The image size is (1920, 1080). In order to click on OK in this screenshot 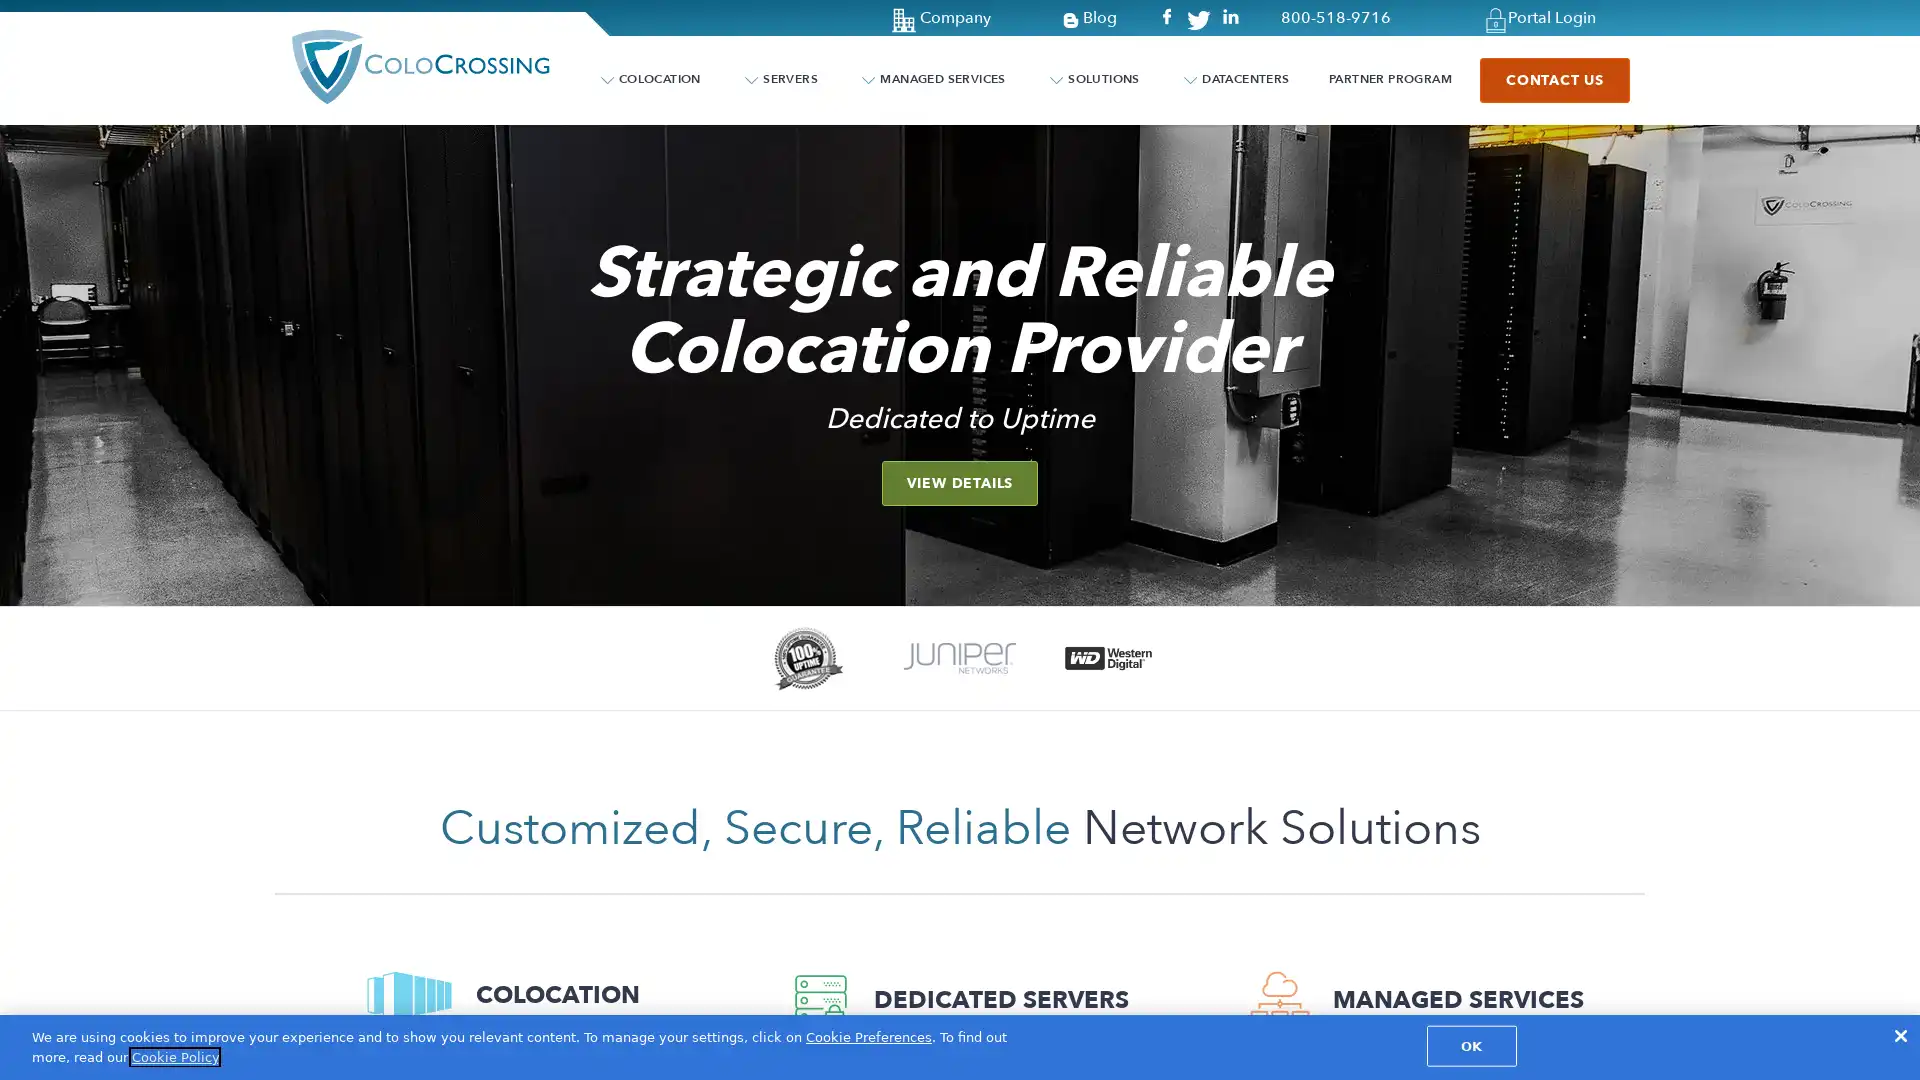, I will do `click(1470, 1044)`.